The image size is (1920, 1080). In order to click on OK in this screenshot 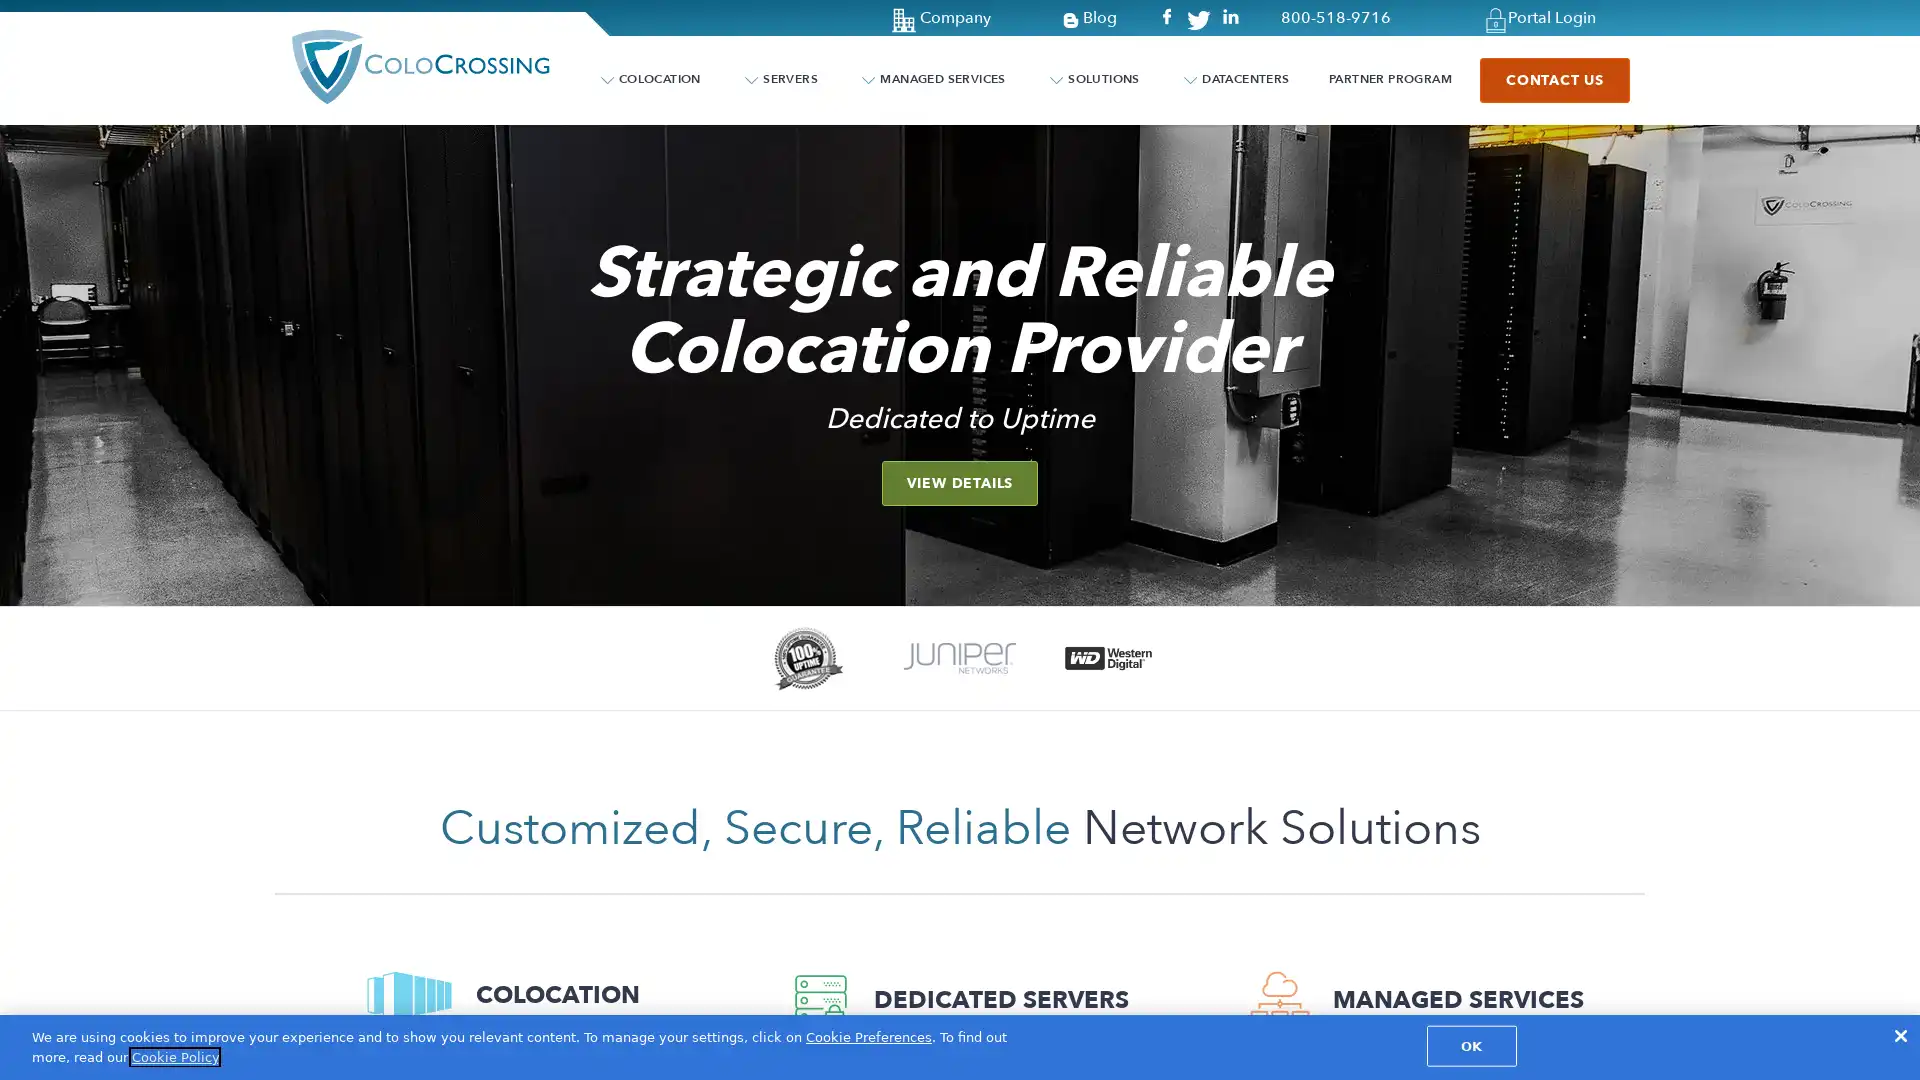, I will do `click(1470, 1044)`.